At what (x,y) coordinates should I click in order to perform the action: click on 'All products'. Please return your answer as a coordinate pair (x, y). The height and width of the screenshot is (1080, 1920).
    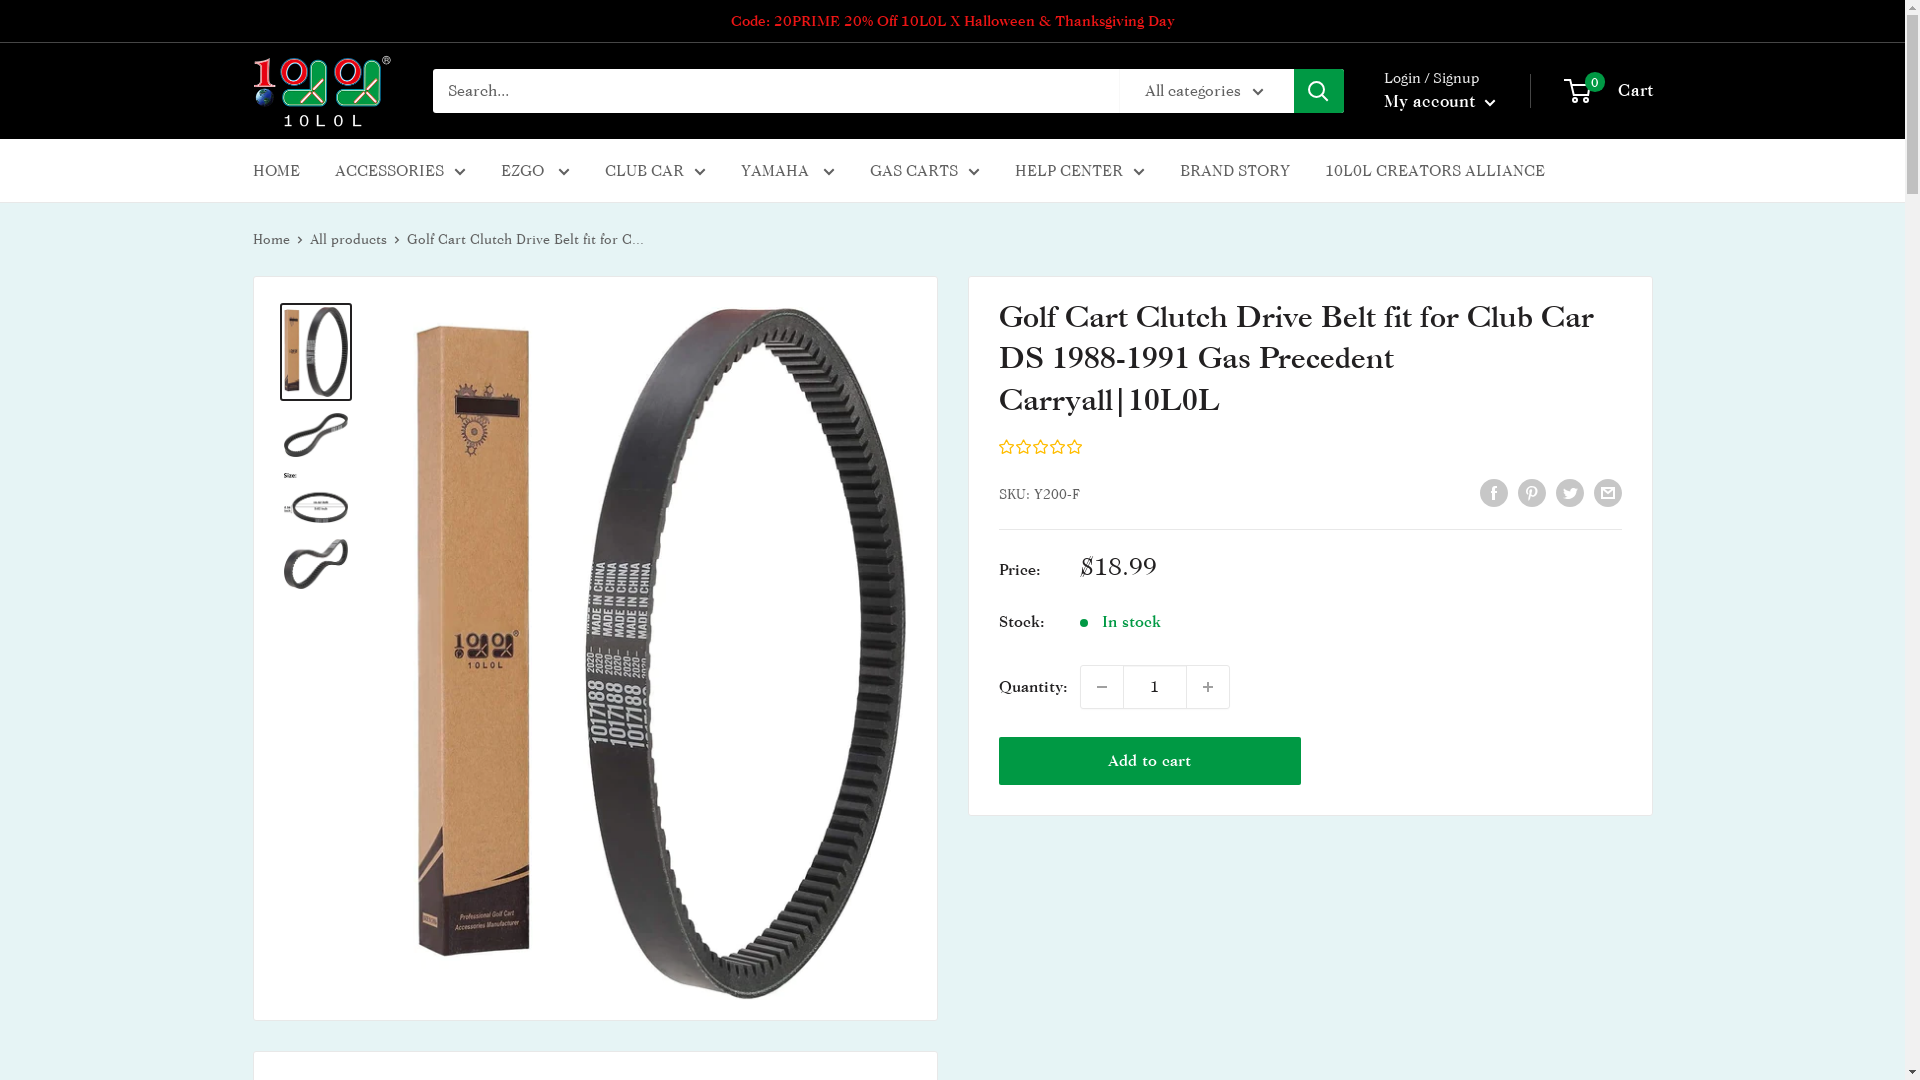
    Looking at the image, I should click on (309, 237).